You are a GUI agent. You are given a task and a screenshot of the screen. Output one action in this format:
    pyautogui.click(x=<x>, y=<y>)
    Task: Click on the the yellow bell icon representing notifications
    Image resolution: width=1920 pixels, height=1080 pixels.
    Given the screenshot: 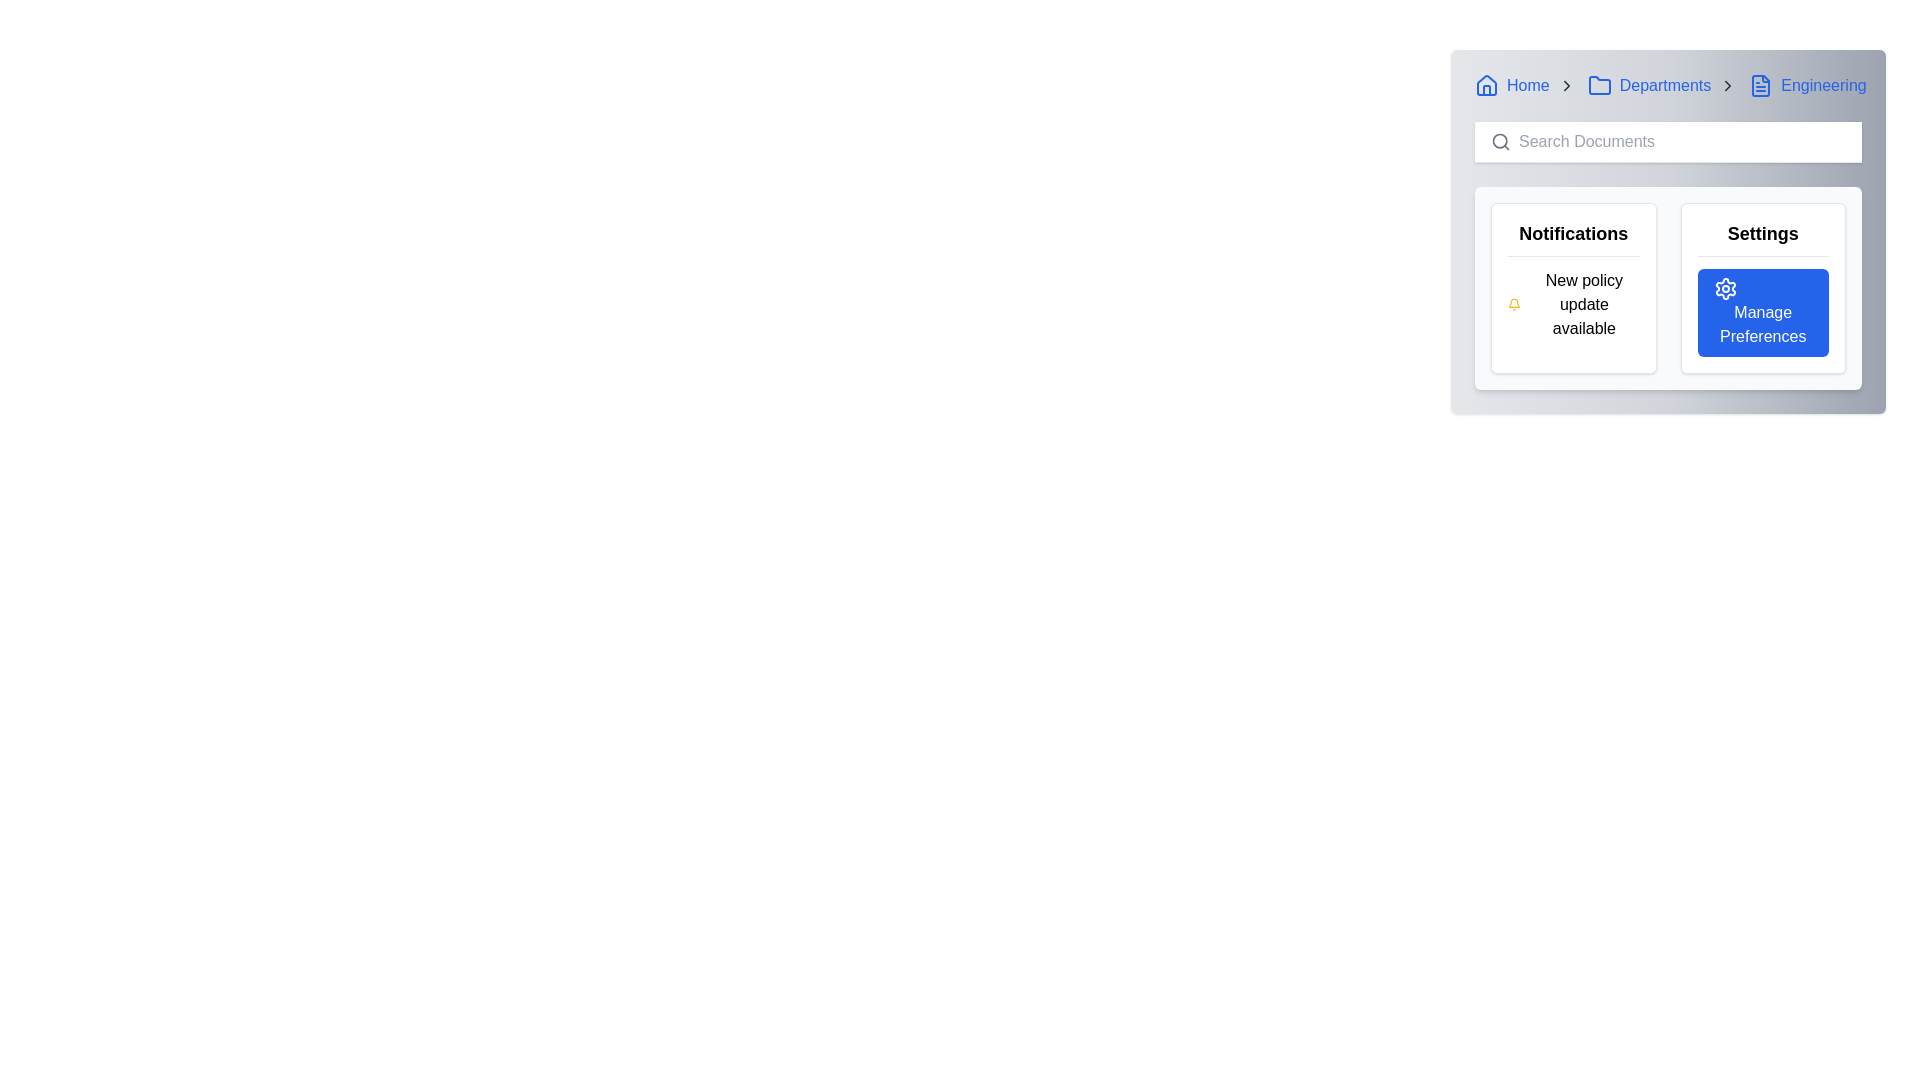 What is the action you would take?
    pyautogui.click(x=1514, y=304)
    